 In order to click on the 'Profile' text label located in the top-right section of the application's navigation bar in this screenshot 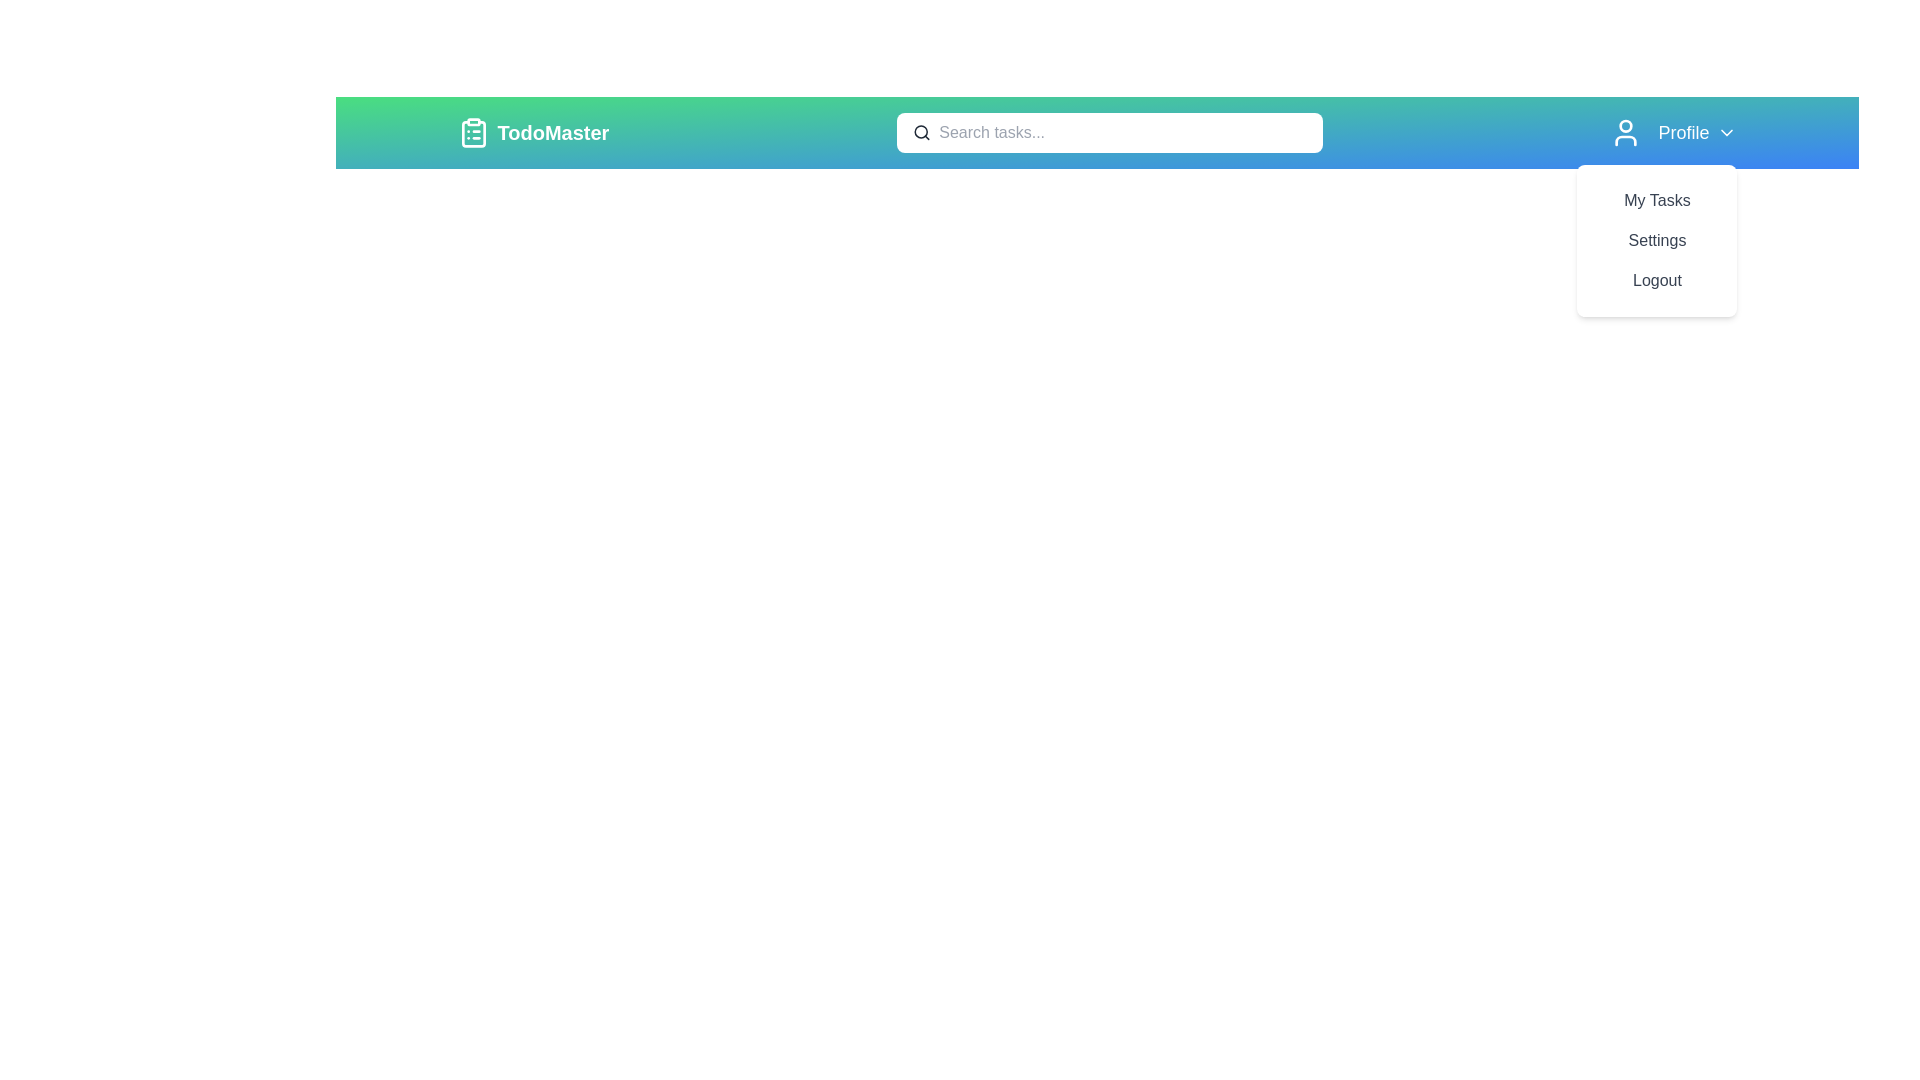, I will do `click(1683, 132)`.